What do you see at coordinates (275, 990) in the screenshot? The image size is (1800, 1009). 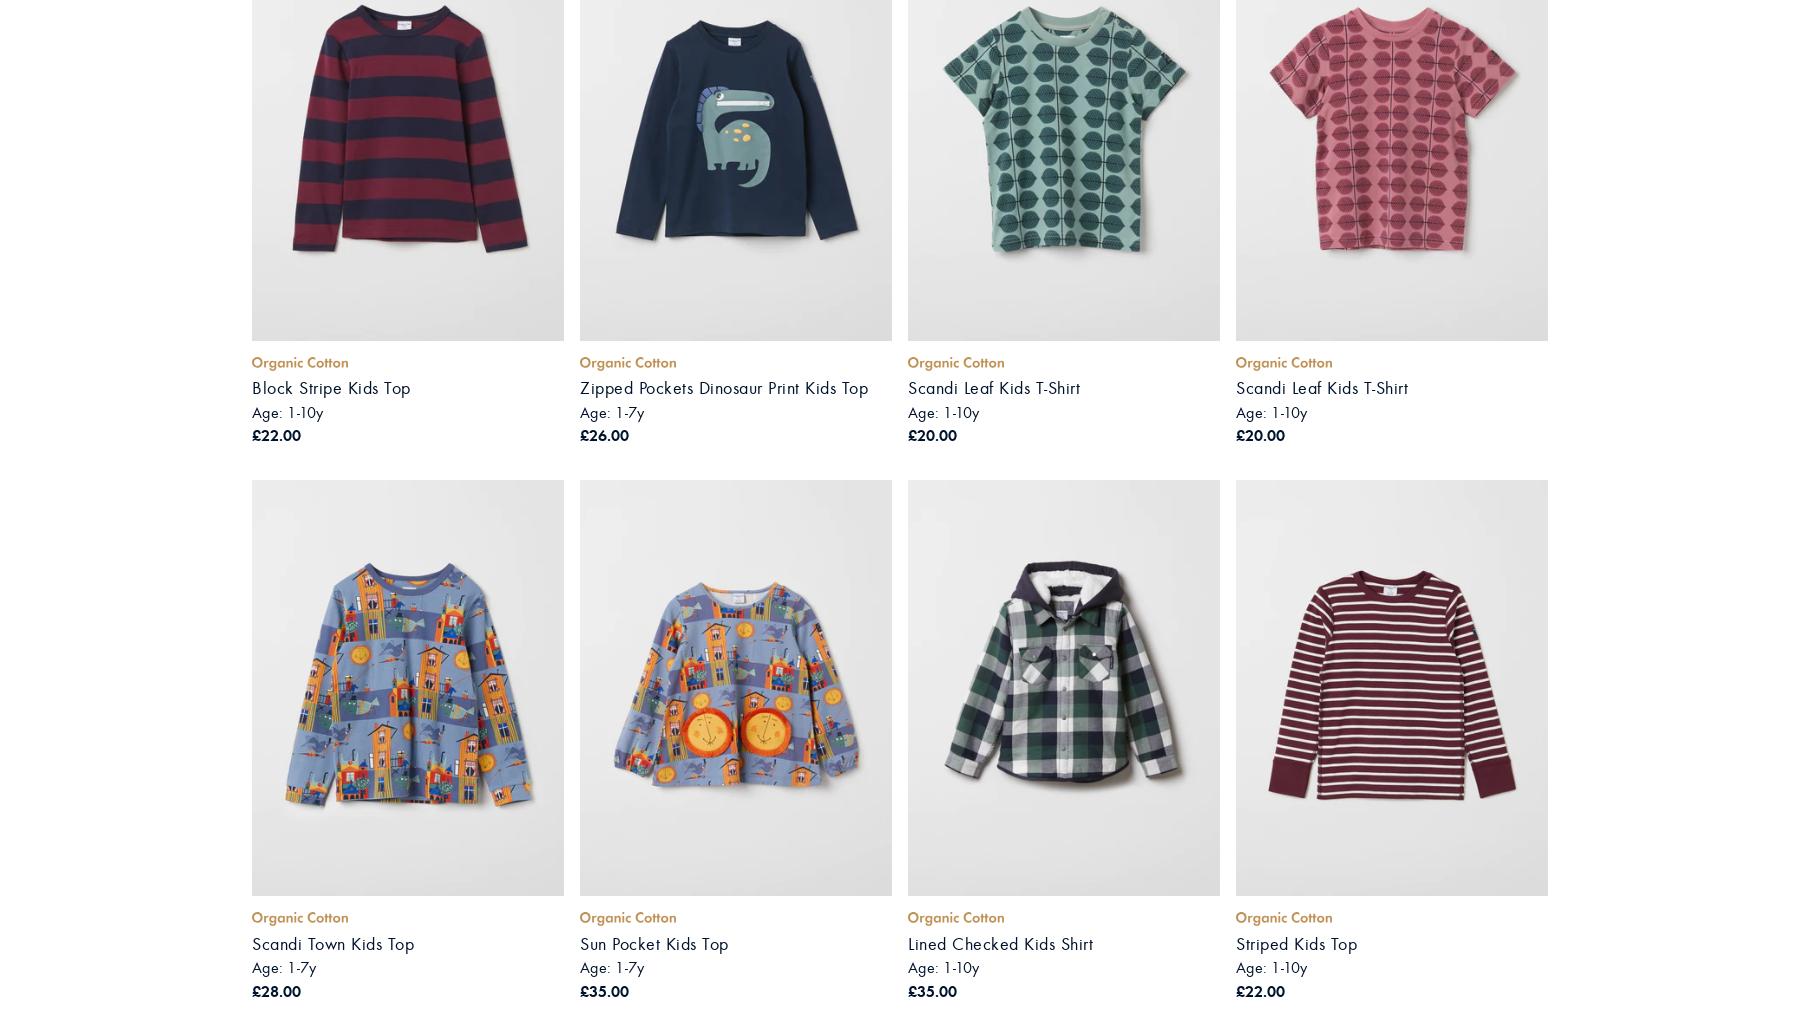 I see `'£28.00'` at bounding box center [275, 990].